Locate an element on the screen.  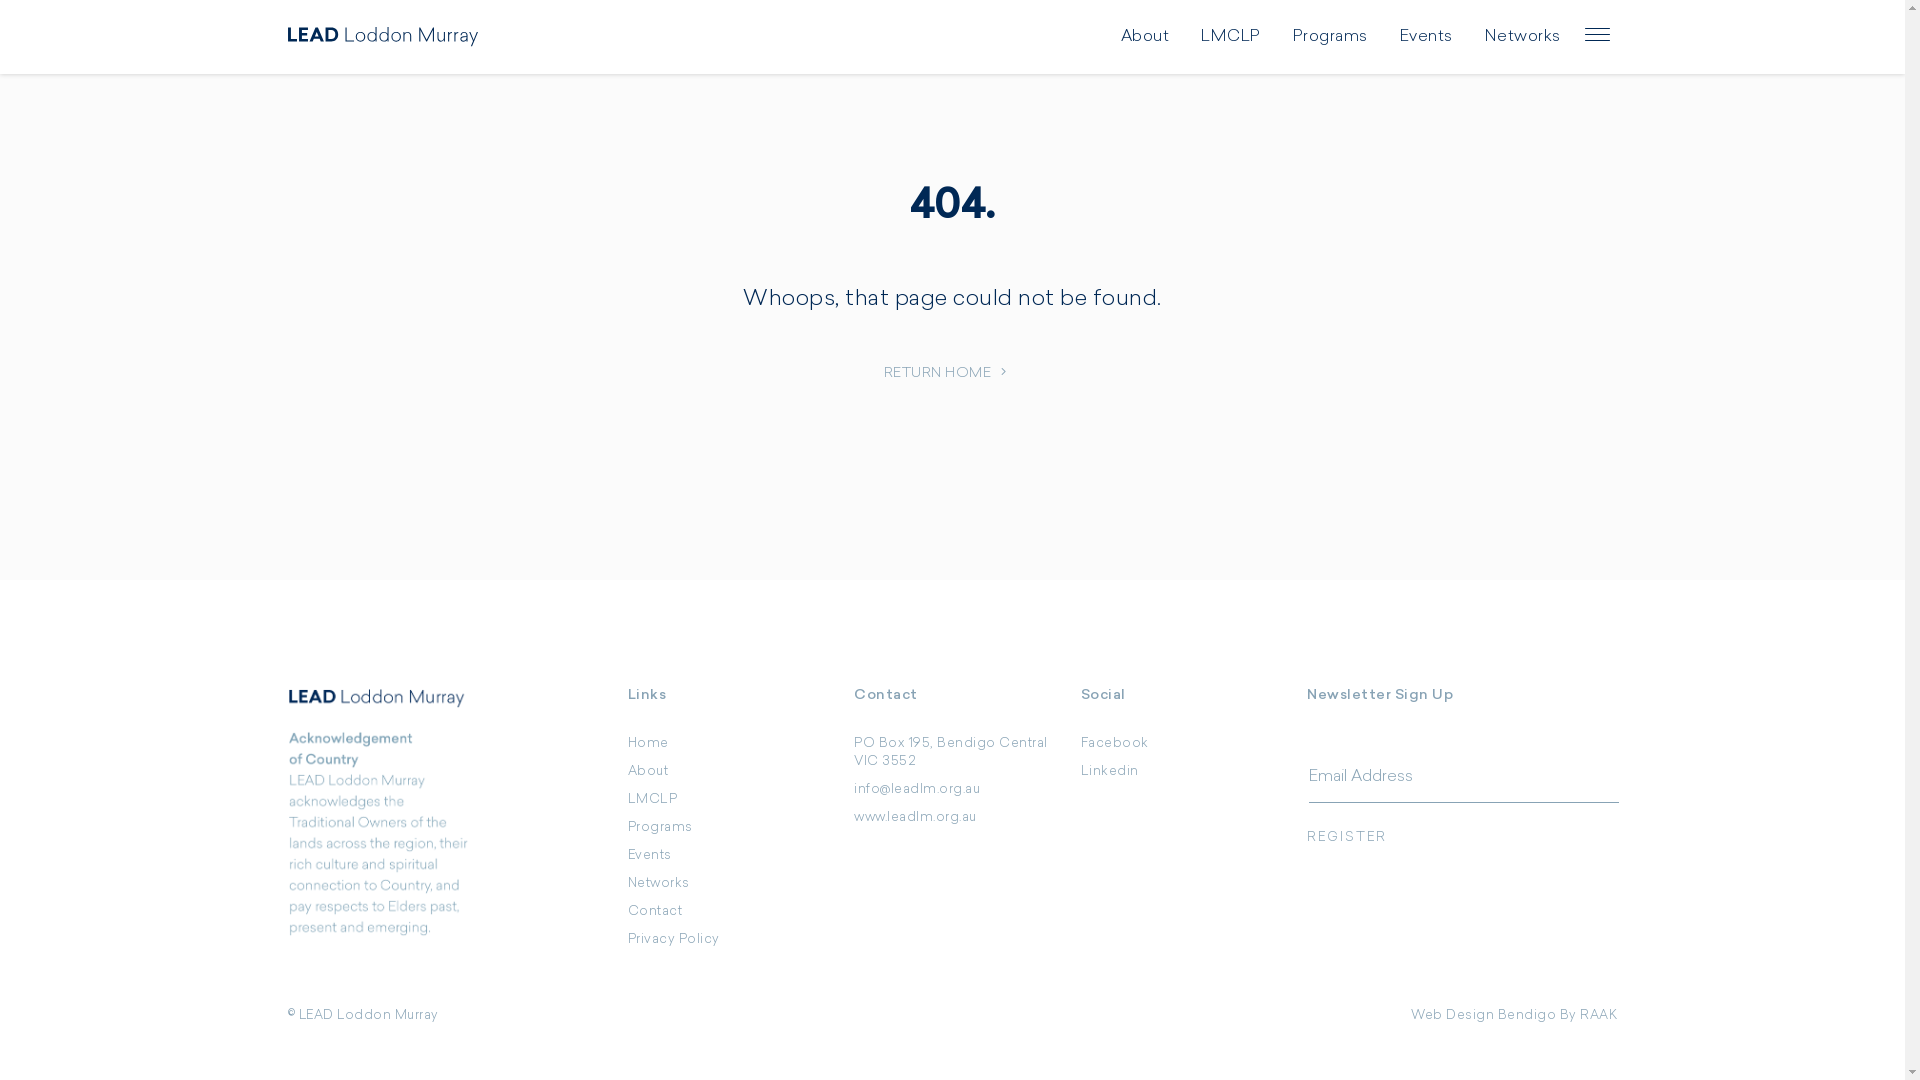
'RETURN HOME' is located at coordinates (952, 373).